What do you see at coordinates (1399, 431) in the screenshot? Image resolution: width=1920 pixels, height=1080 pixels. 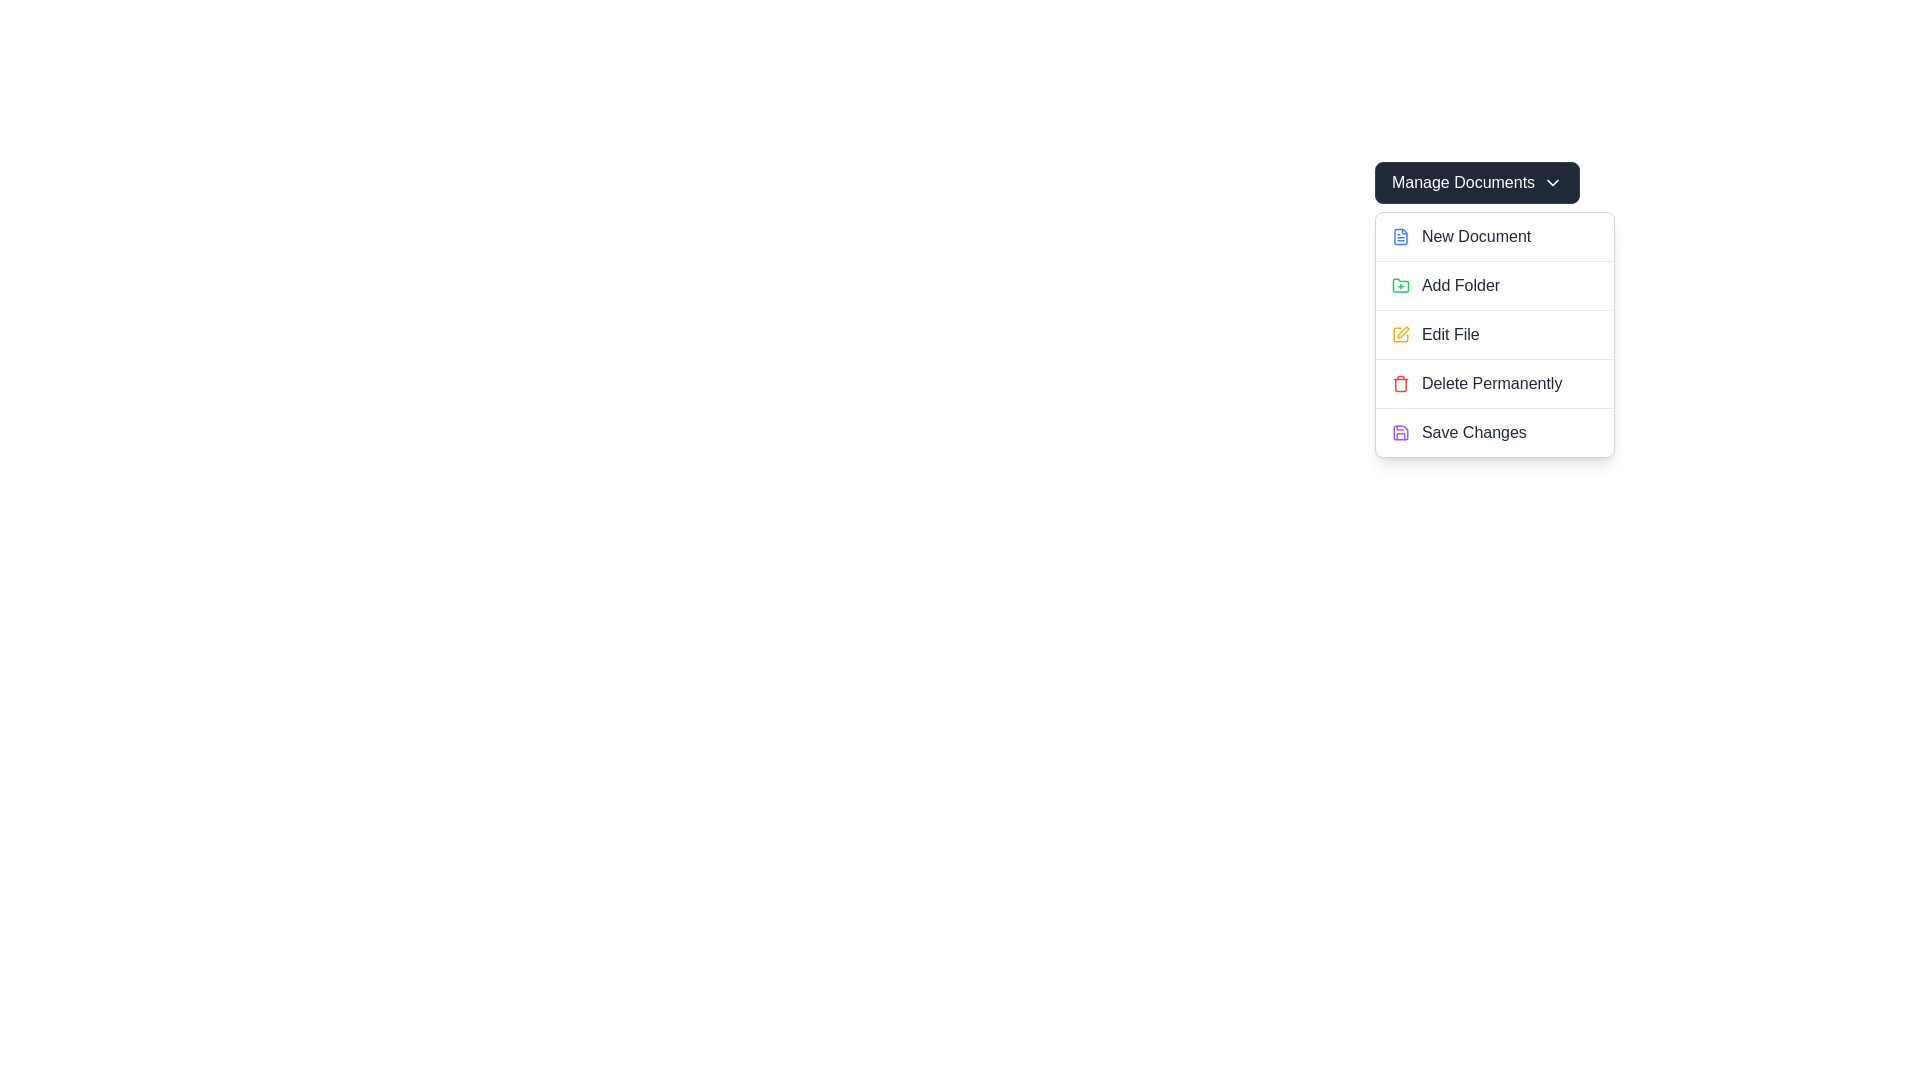 I see `the small purple save disk icon located to the left of the 'Save Changes' menu item` at bounding box center [1399, 431].